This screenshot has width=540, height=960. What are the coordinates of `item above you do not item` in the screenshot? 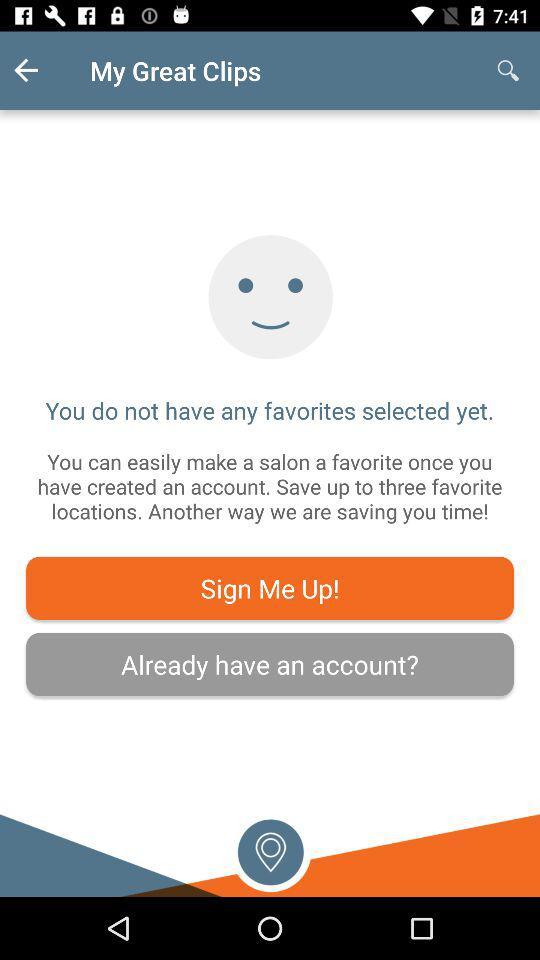 It's located at (508, 70).